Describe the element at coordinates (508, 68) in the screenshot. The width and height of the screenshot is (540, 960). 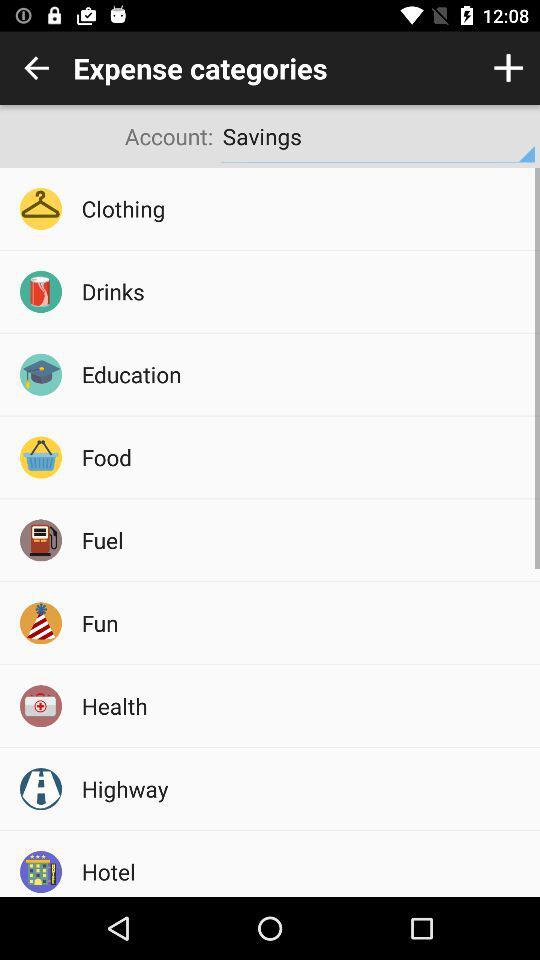
I see `category` at that location.